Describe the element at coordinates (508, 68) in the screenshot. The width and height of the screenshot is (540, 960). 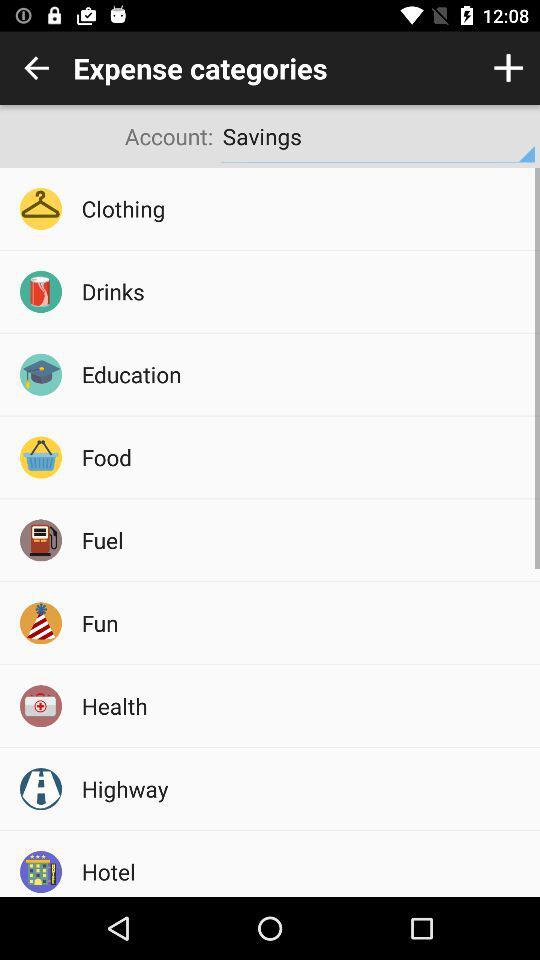
I see `category` at that location.